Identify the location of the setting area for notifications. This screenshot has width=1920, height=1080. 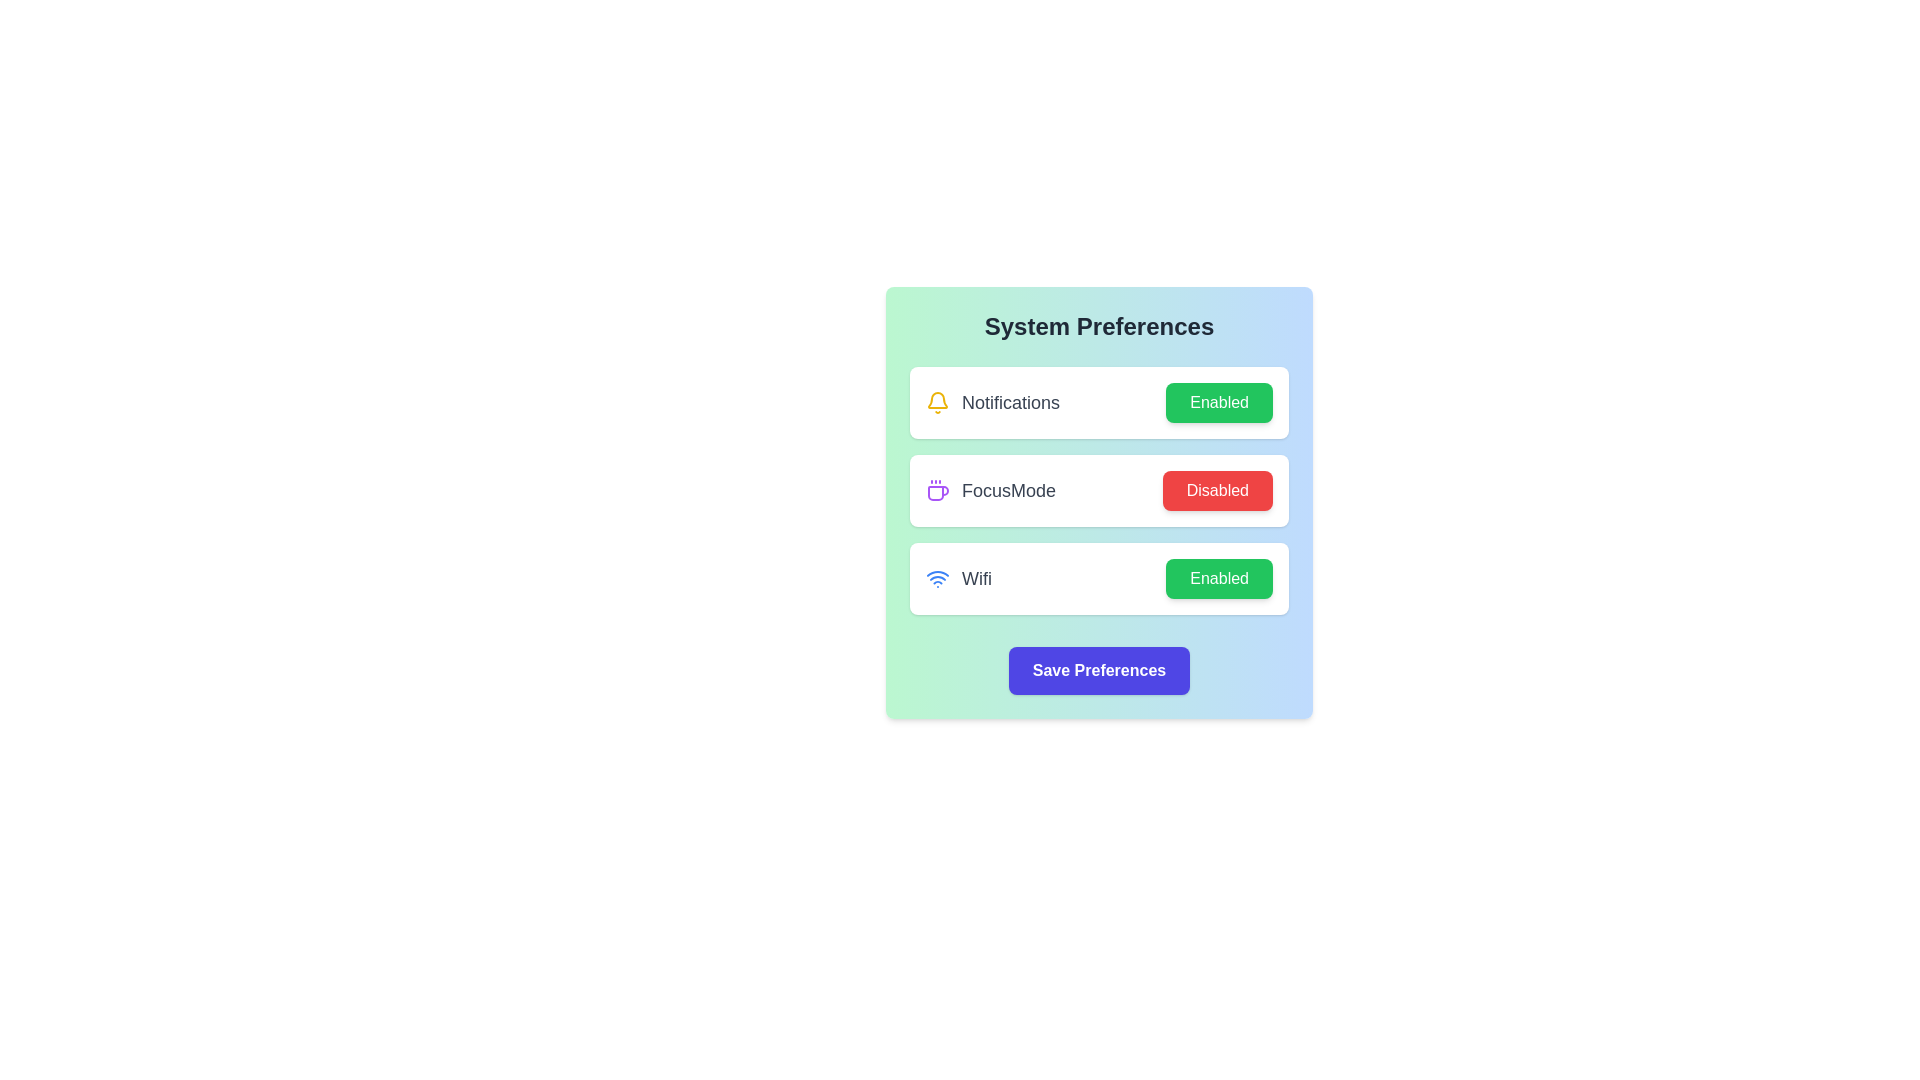
(1098, 402).